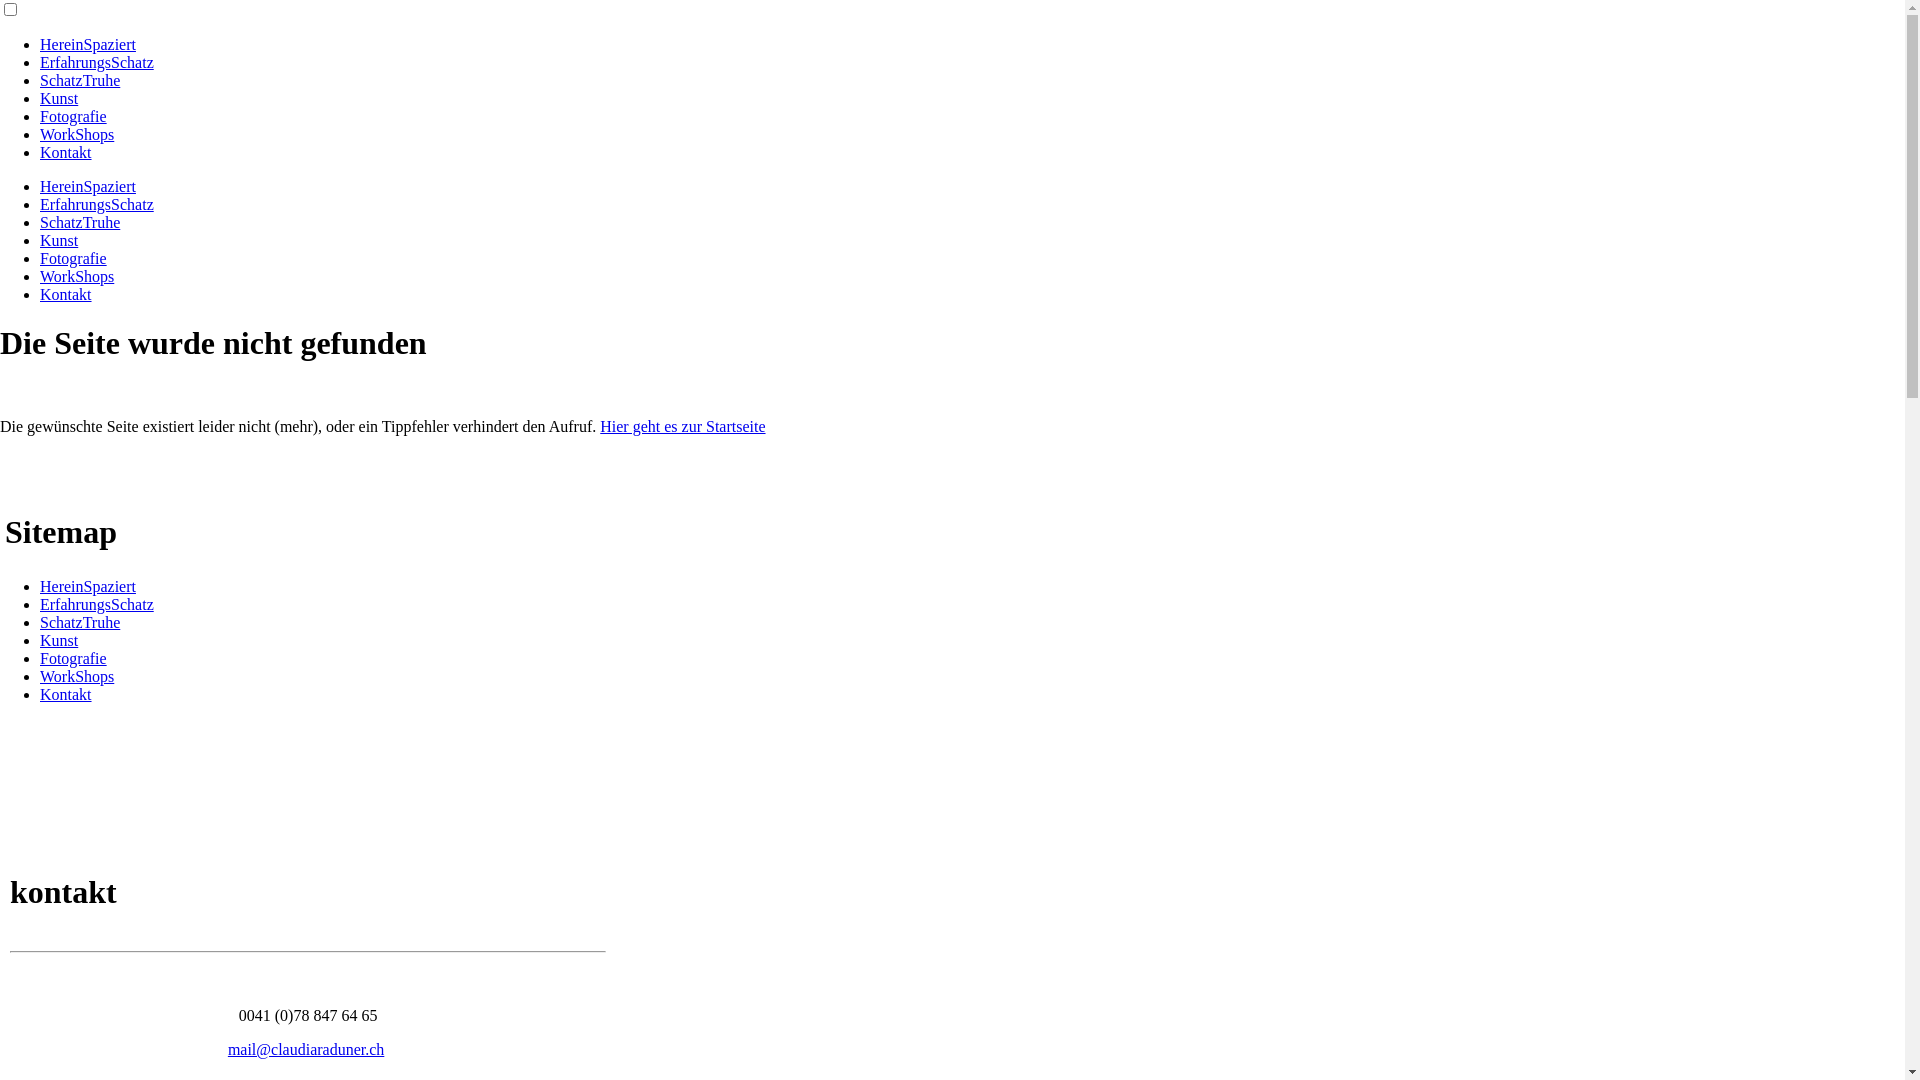 This screenshot has width=1920, height=1080. What do you see at coordinates (73, 257) in the screenshot?
I see `'Fotografie'` at bounding box center [73, 257].